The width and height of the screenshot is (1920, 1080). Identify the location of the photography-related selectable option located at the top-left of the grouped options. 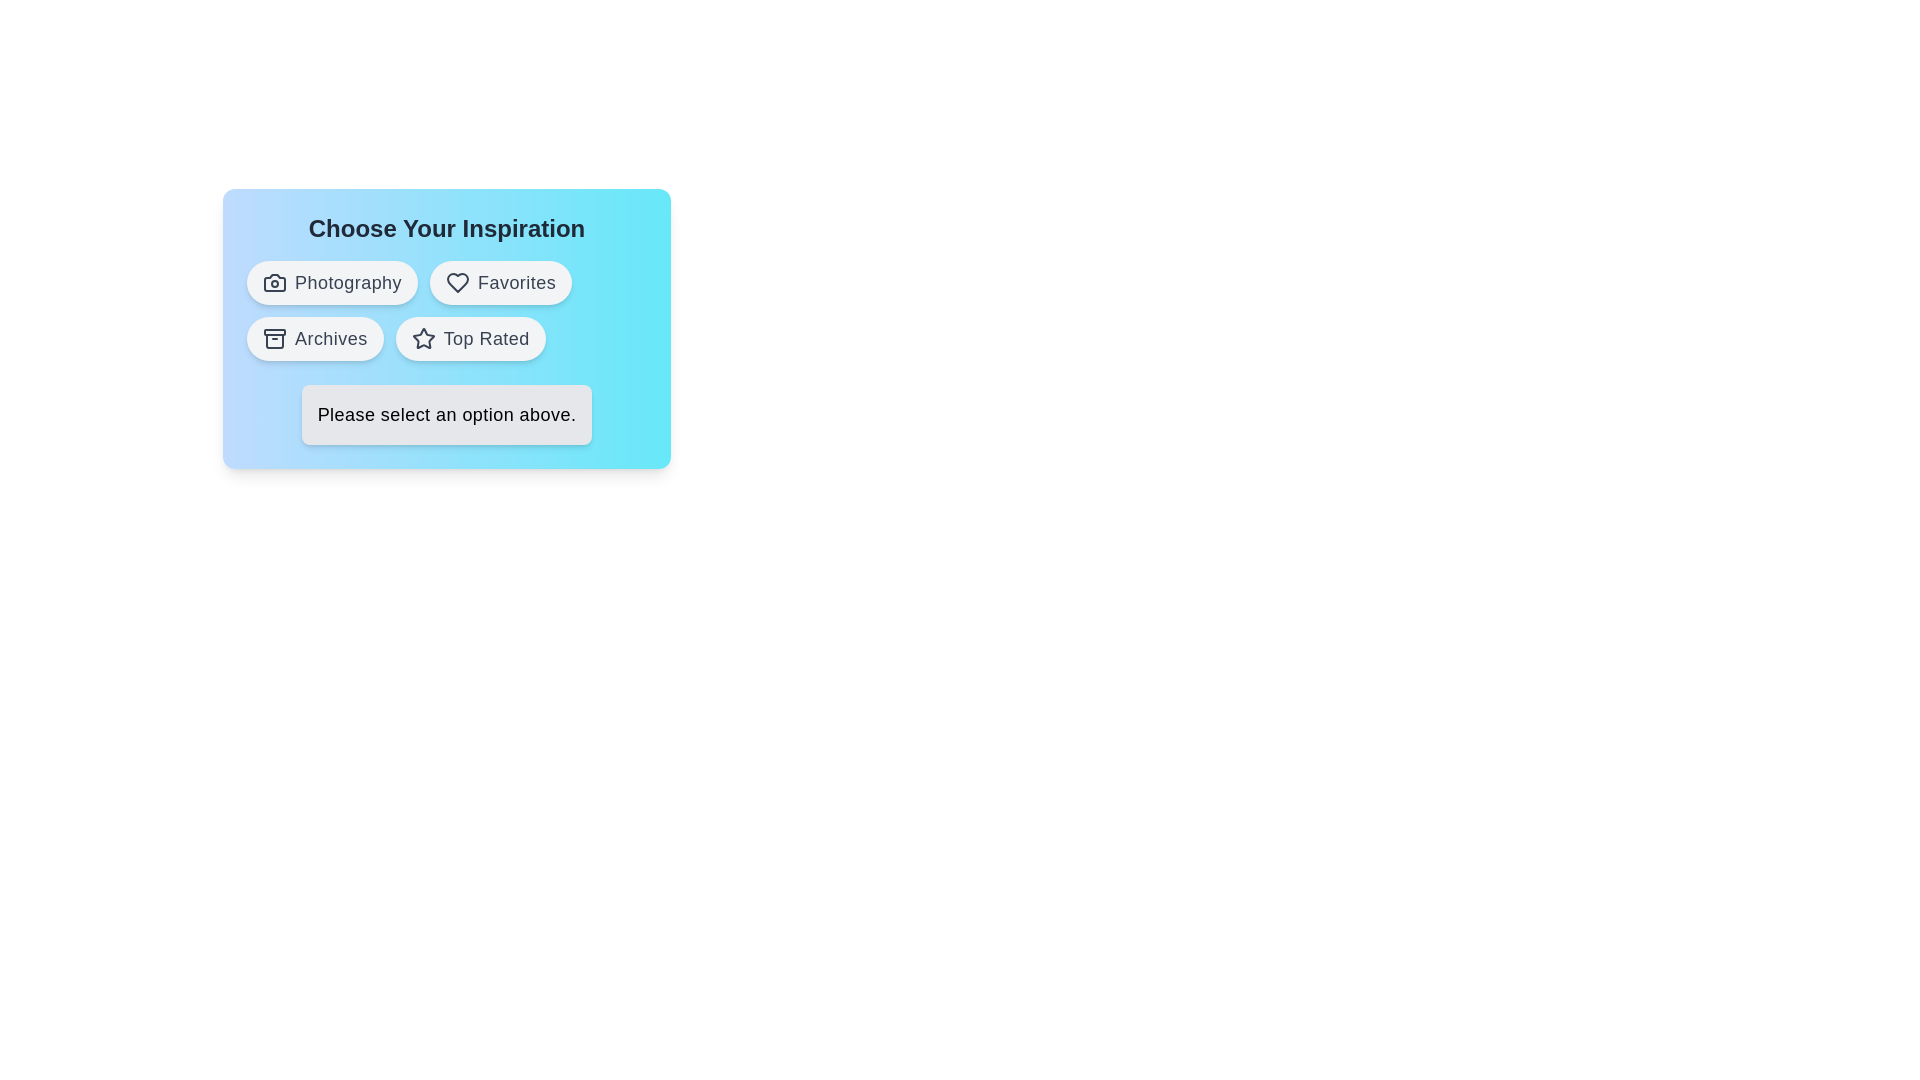
(332, 282).